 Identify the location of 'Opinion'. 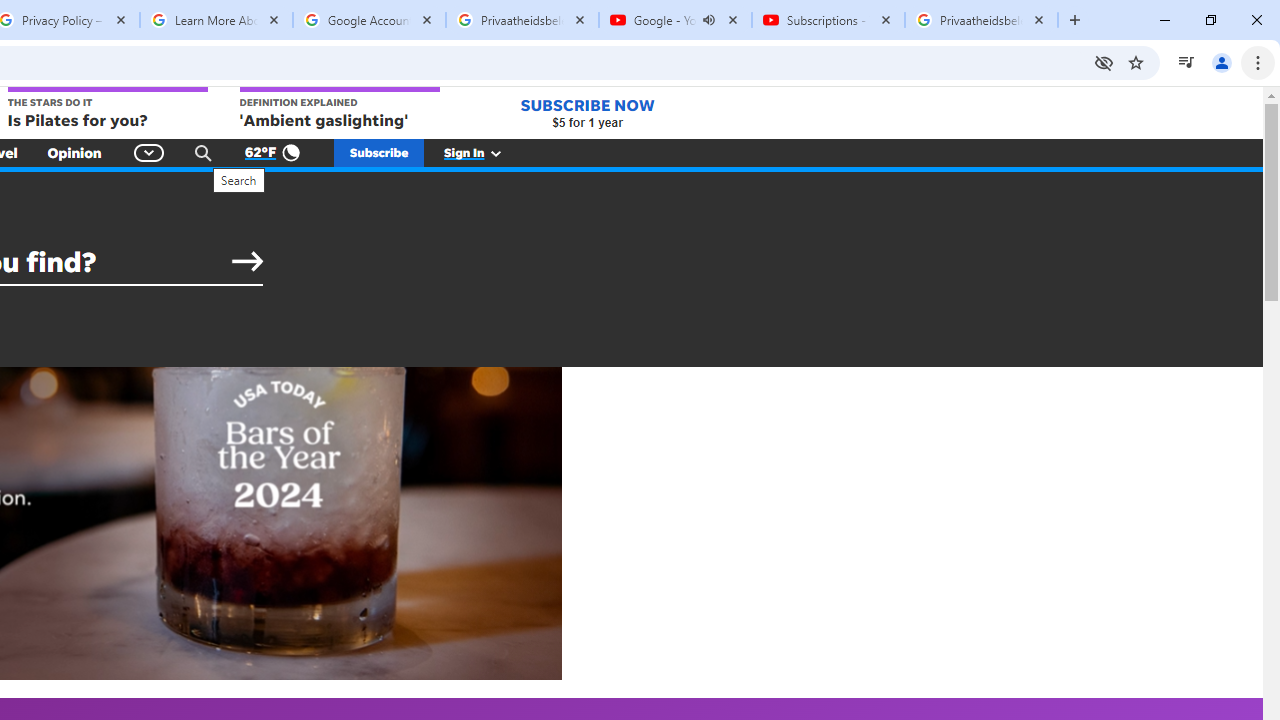
(74, 152).